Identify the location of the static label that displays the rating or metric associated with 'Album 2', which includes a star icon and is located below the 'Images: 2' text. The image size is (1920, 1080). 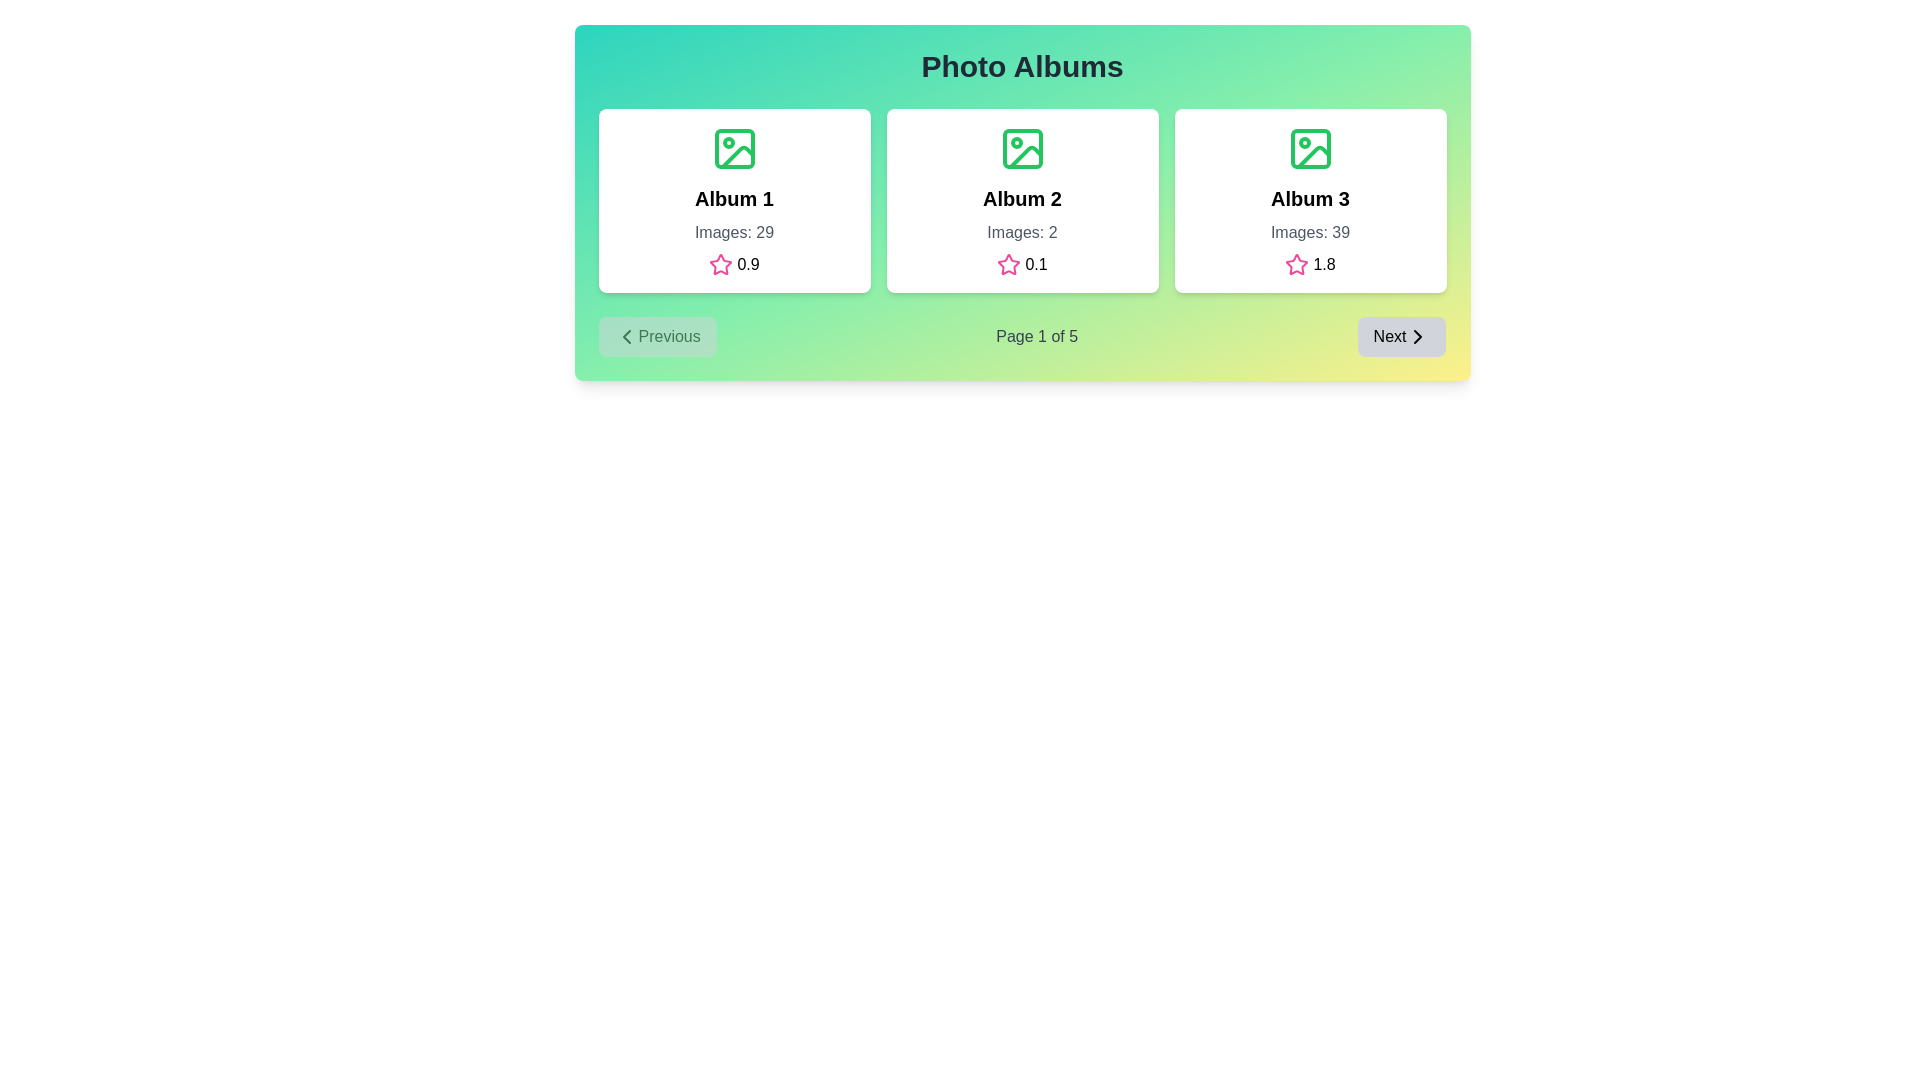
(1022, 264).